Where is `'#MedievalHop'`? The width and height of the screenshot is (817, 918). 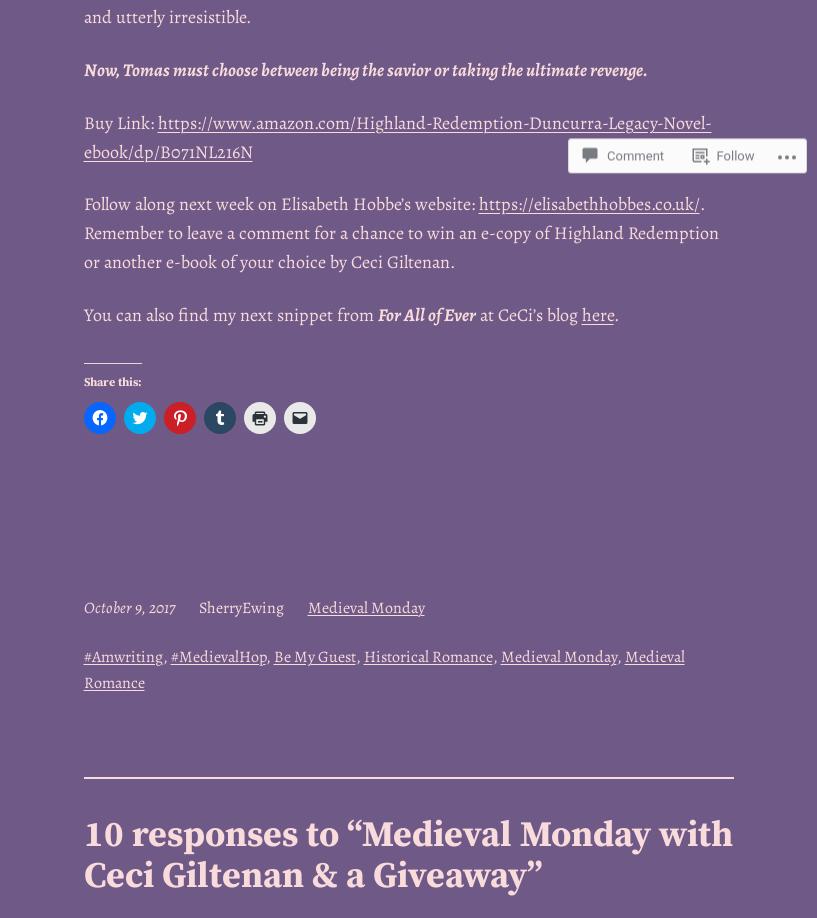
'#MedievalHop' is located at coordinates (169, 657).